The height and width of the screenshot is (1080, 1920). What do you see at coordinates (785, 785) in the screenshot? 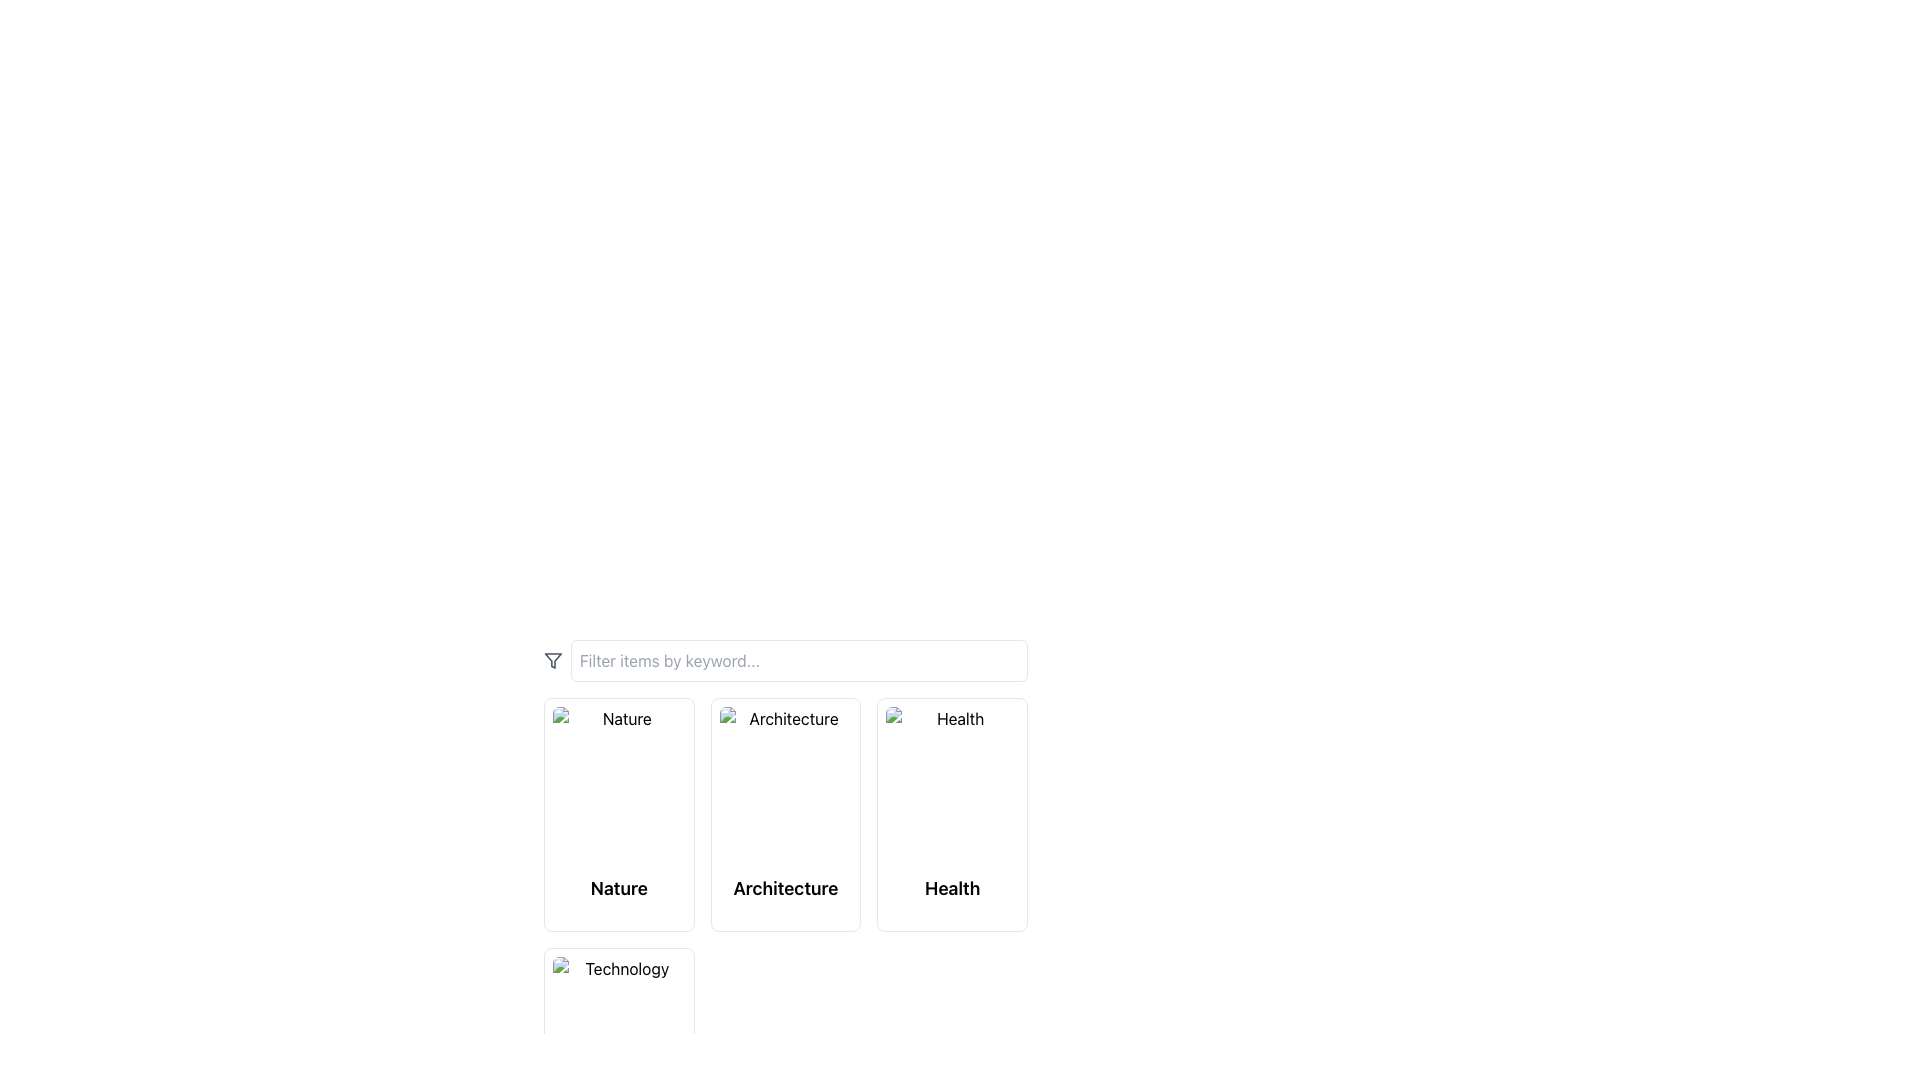
I see `the image representing the 'Architecture' theme, which is the topmost element in the second column of the grid layout` at bounding box center [785, 785].